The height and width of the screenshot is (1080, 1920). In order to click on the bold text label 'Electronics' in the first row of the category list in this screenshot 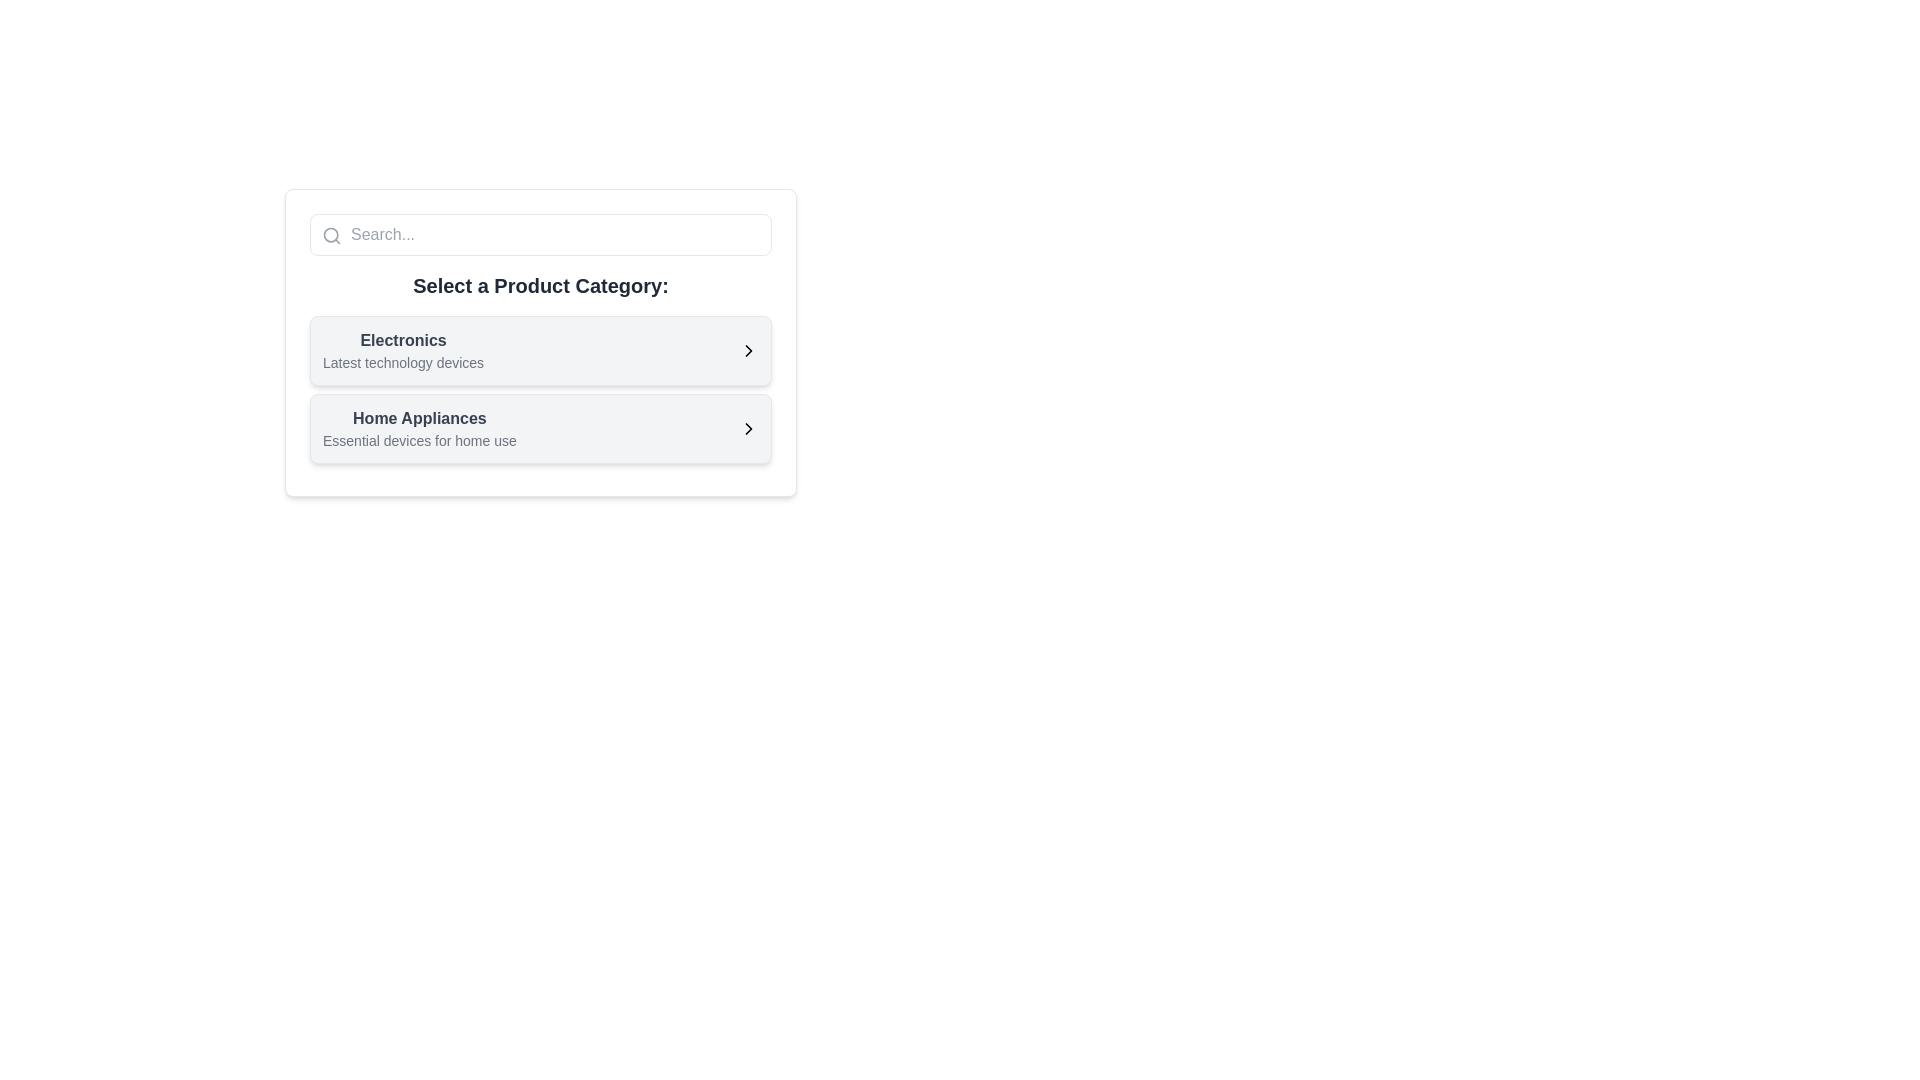, I will do `click(402, 350)`.